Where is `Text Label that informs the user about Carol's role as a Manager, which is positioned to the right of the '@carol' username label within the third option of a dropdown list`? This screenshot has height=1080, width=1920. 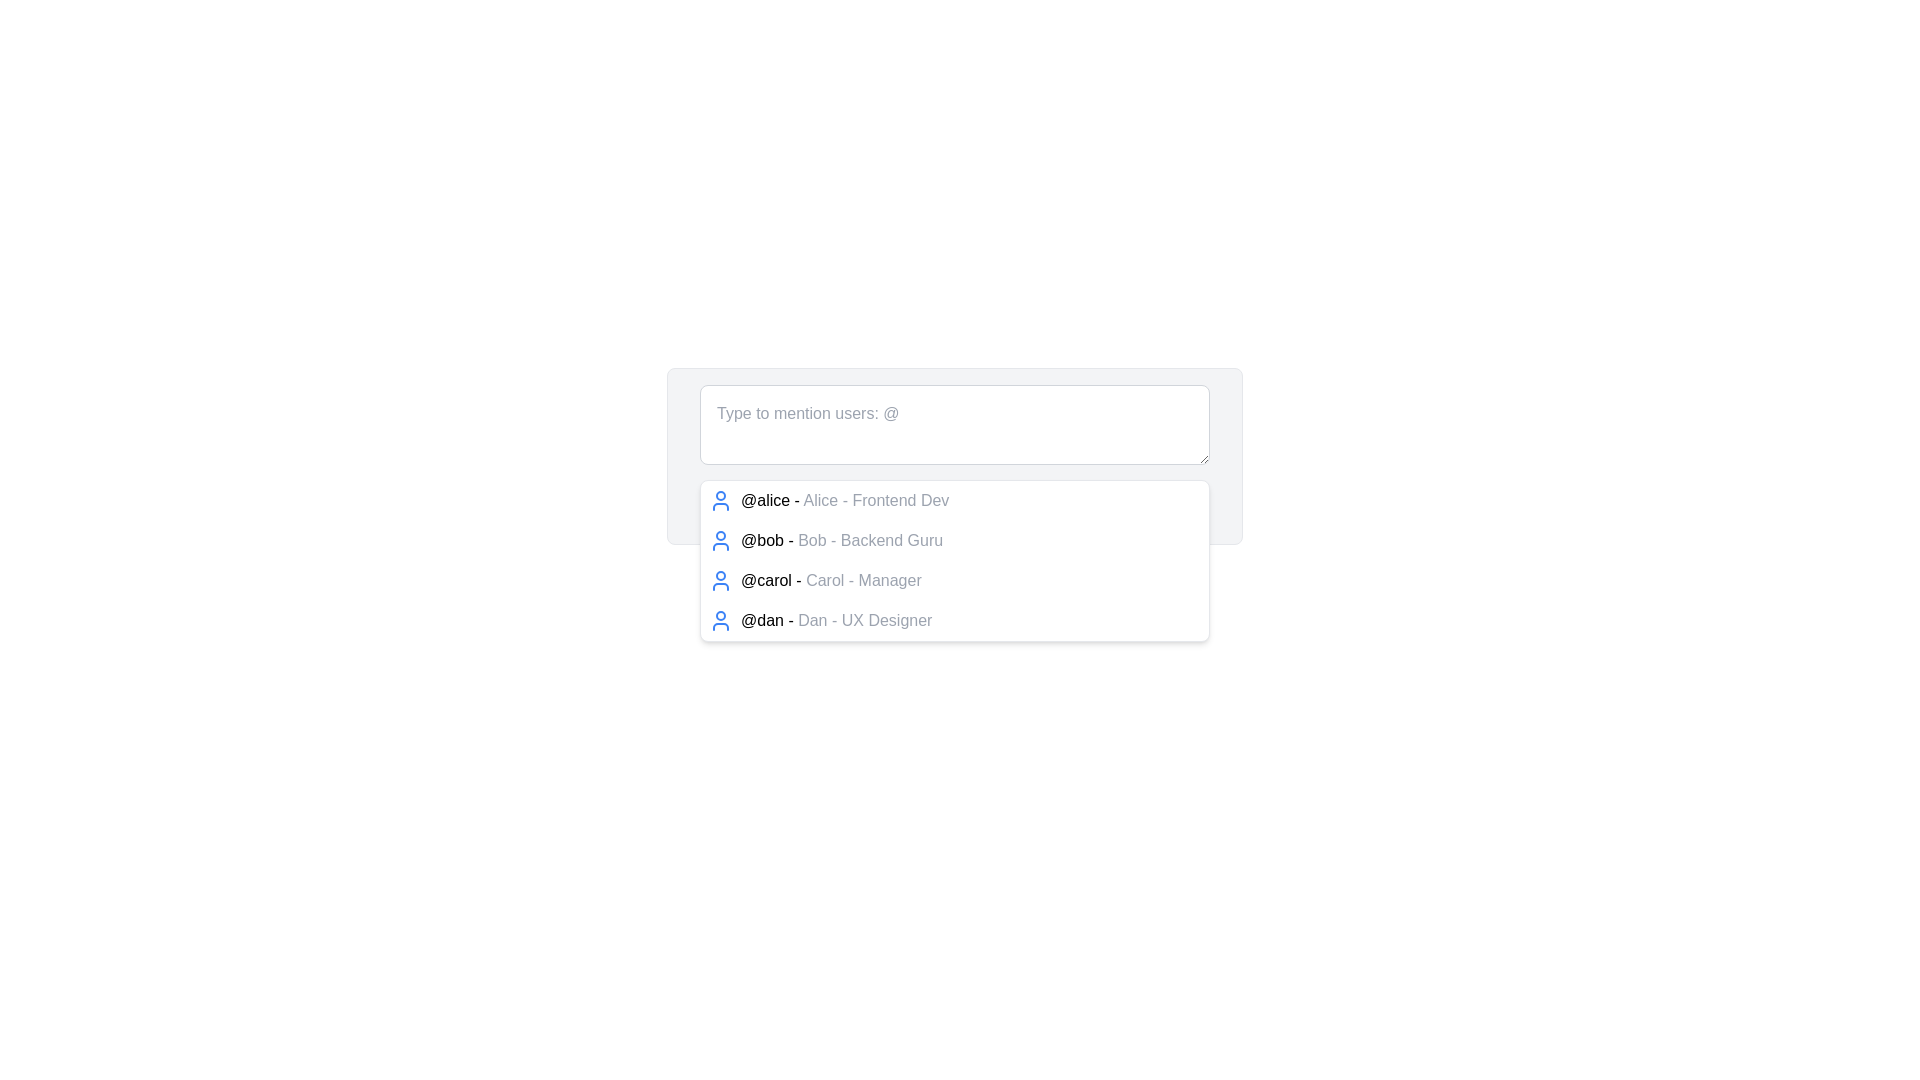
Text Label that informs the user about Carol's role as a Manager, which is positioned to the right of the '@carol' username label within the third option of a dropdown list is located at coordinates (864, 580).